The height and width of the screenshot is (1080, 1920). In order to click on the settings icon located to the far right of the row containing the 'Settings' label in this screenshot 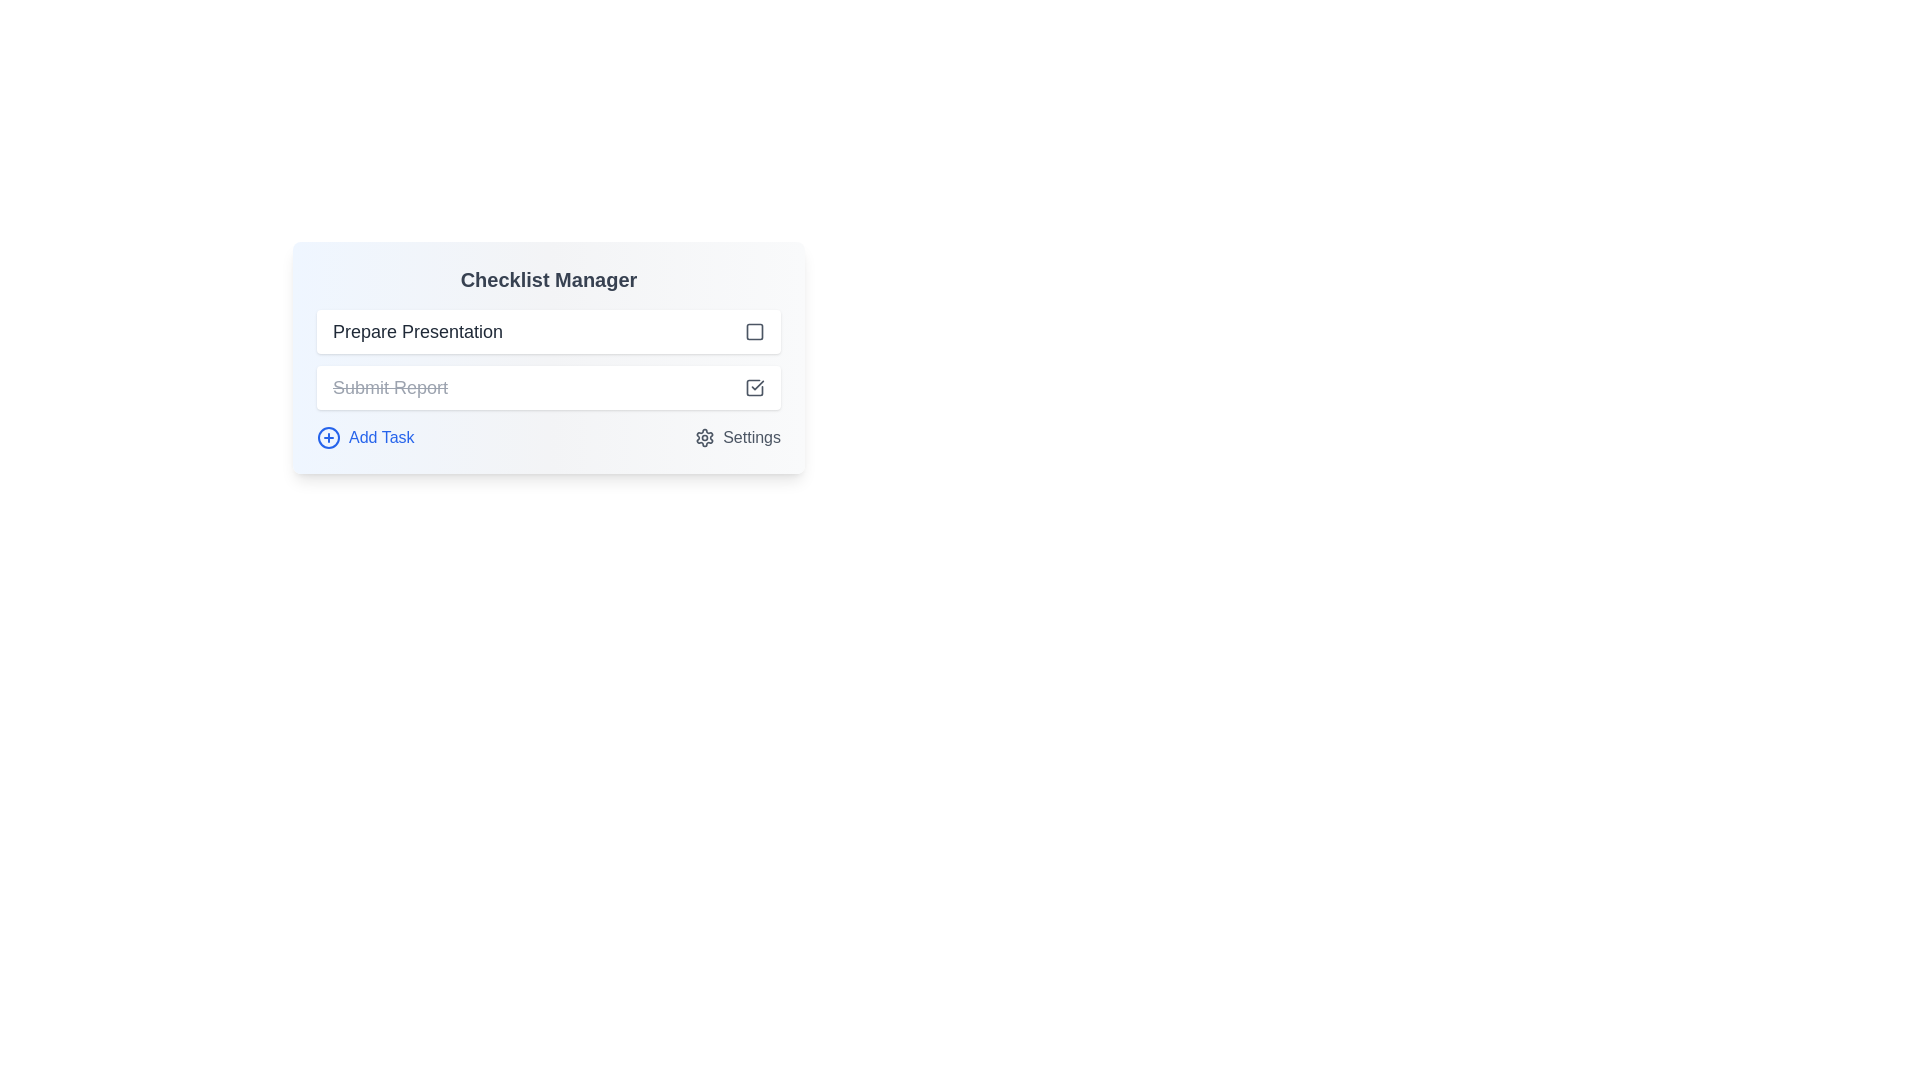, I will do `click(705, 437)`.